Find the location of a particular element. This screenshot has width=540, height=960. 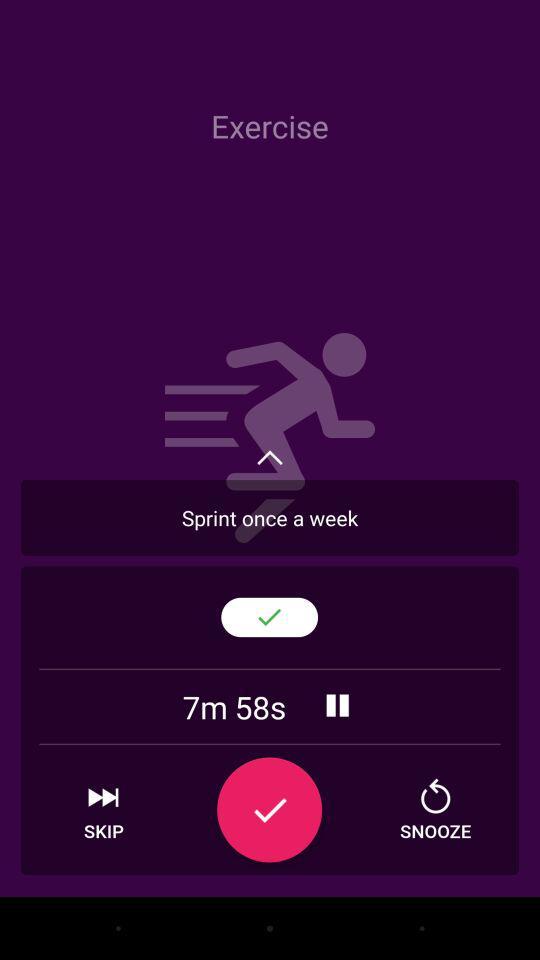

pink color button is located at coordinates (269, 810).